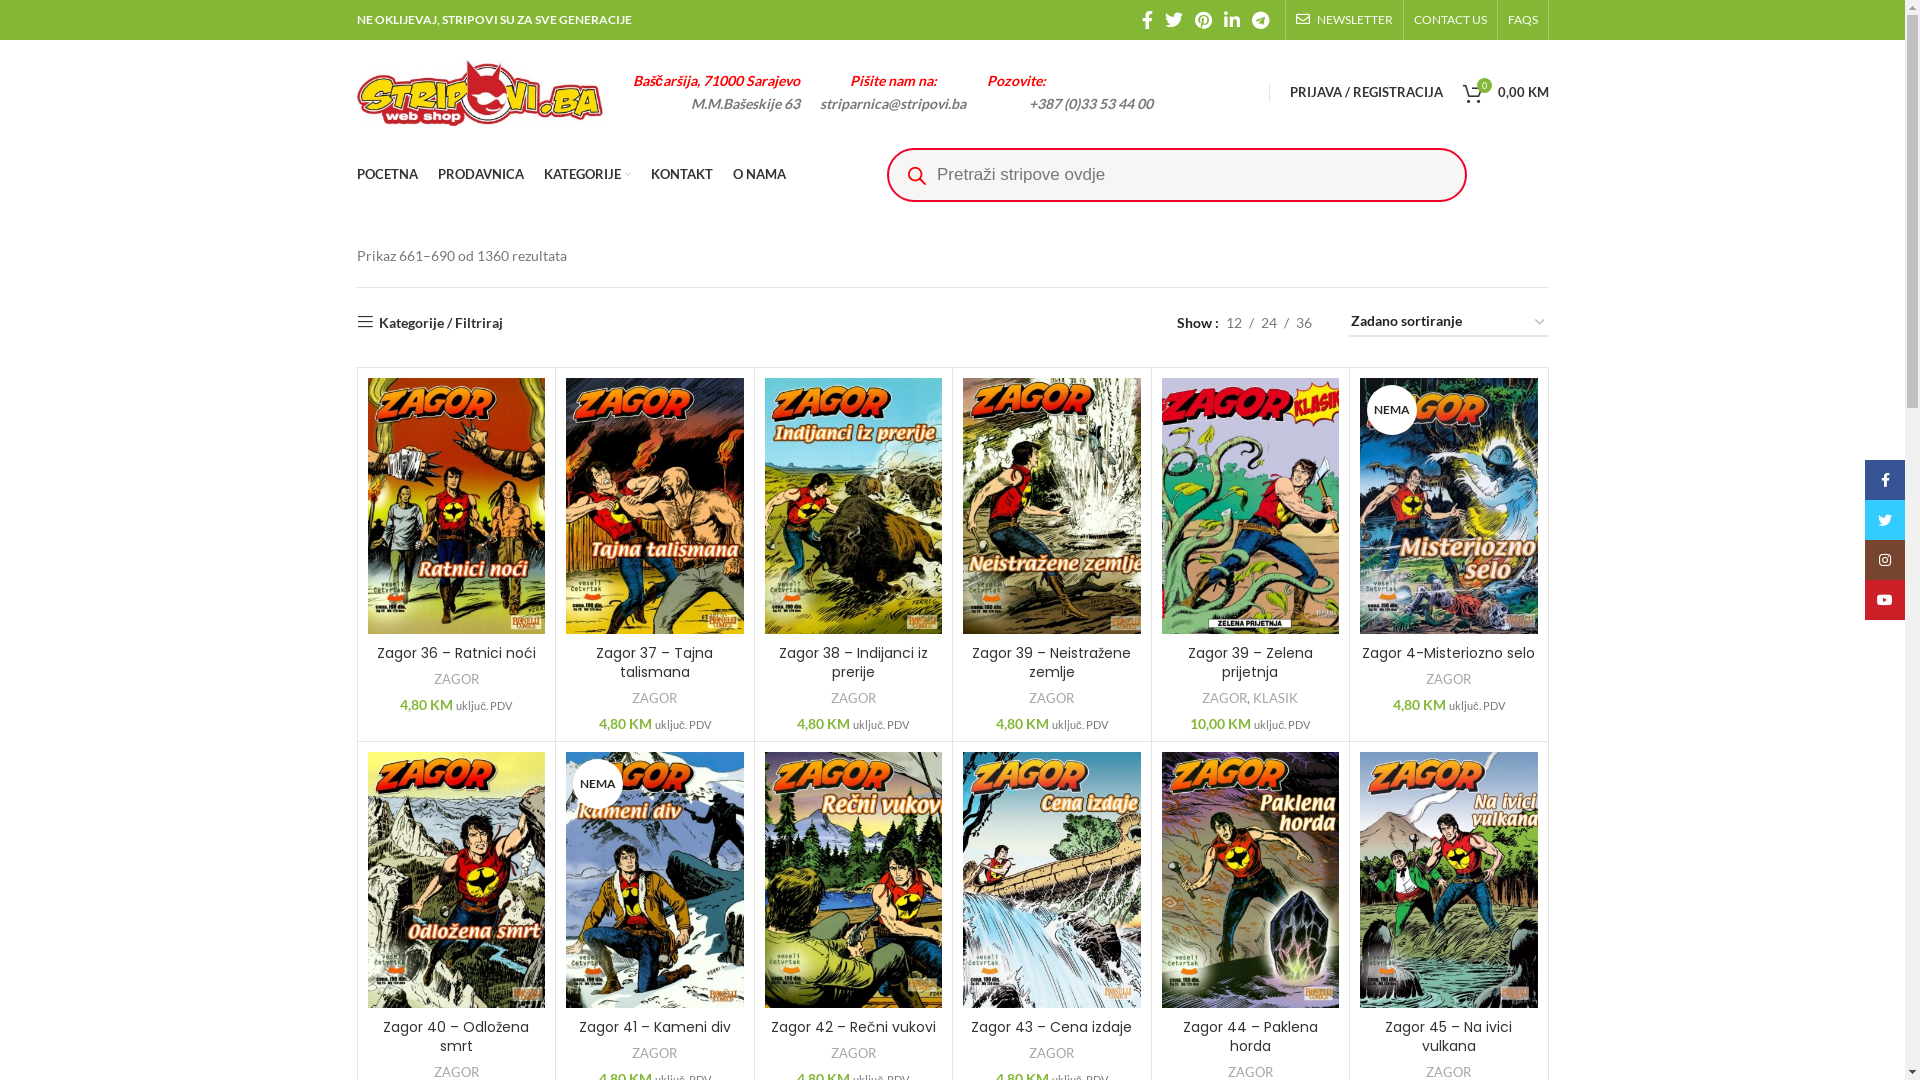  Describe the element at coordinates (681, 173) in the screenshot. I see `'KONTAKT'` at that location.